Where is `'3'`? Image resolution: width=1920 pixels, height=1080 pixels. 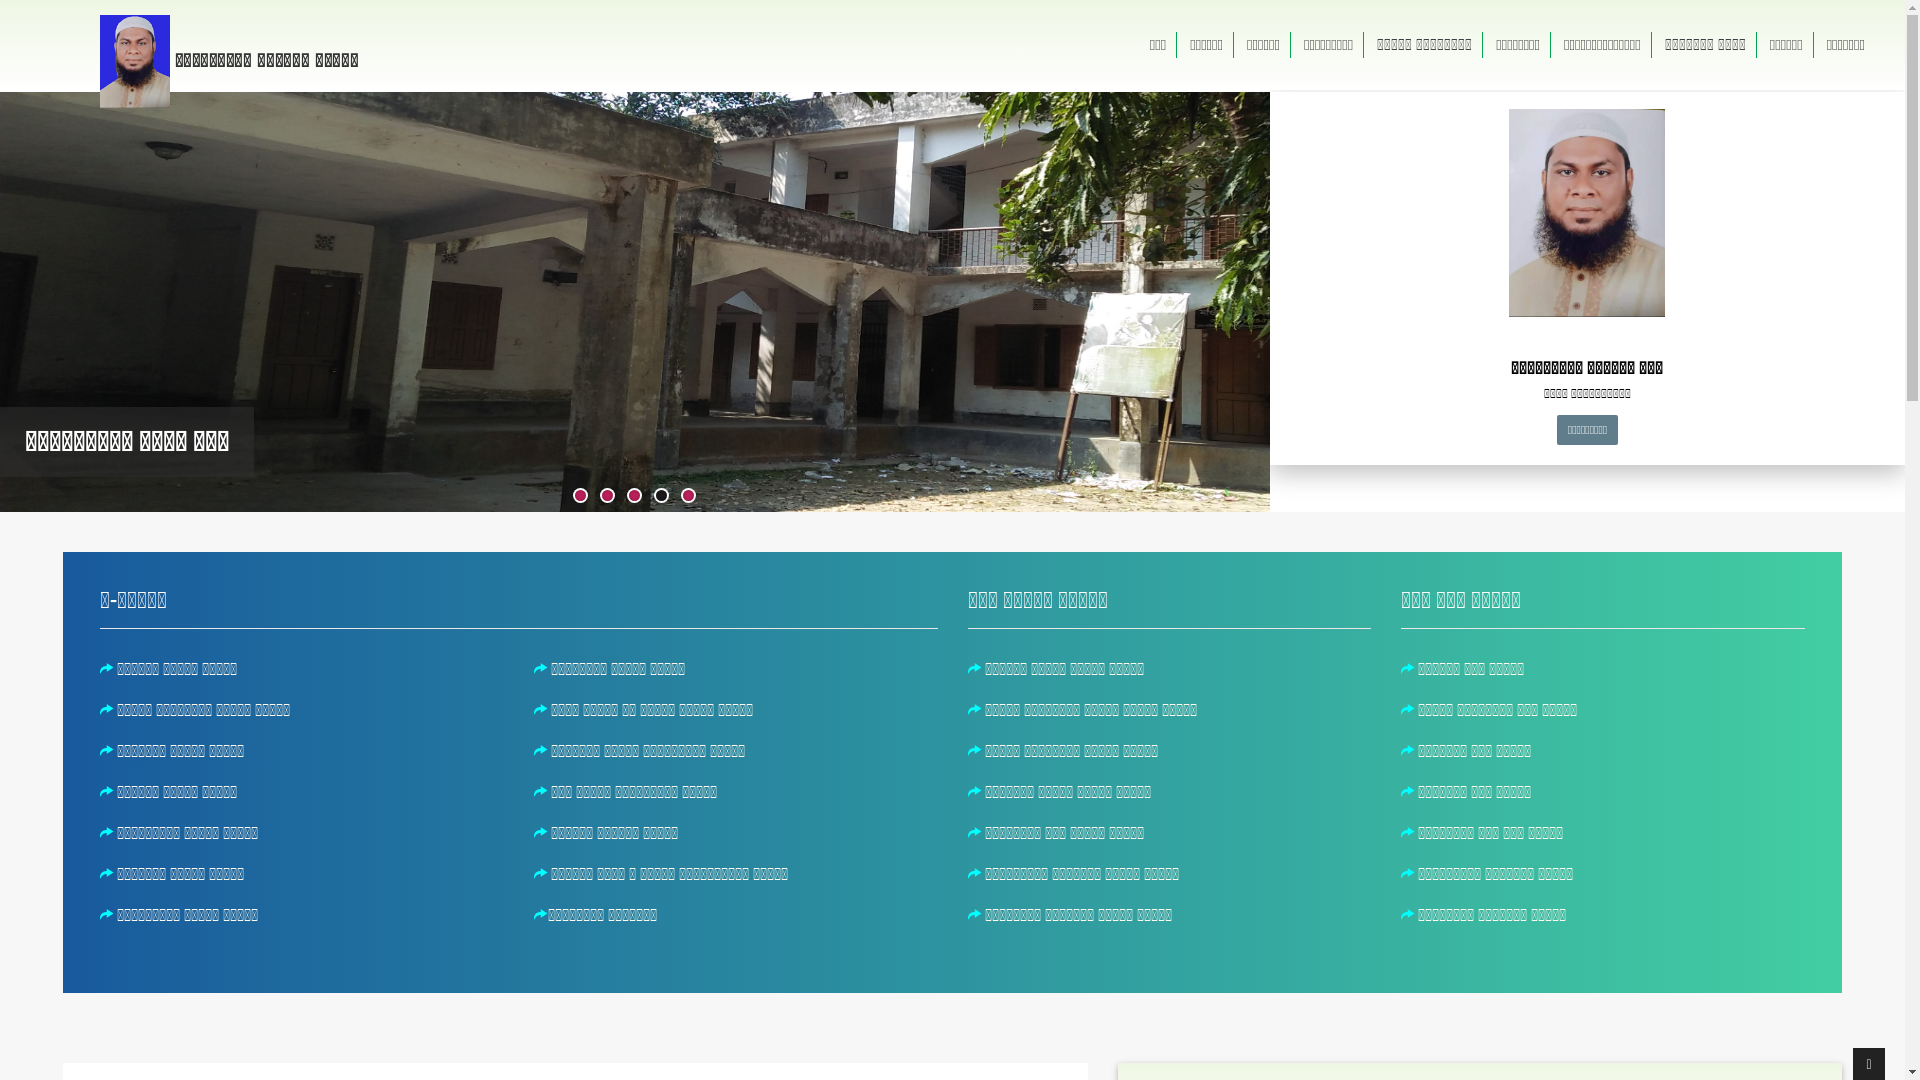 '3' is located at coordinates (633, 495).